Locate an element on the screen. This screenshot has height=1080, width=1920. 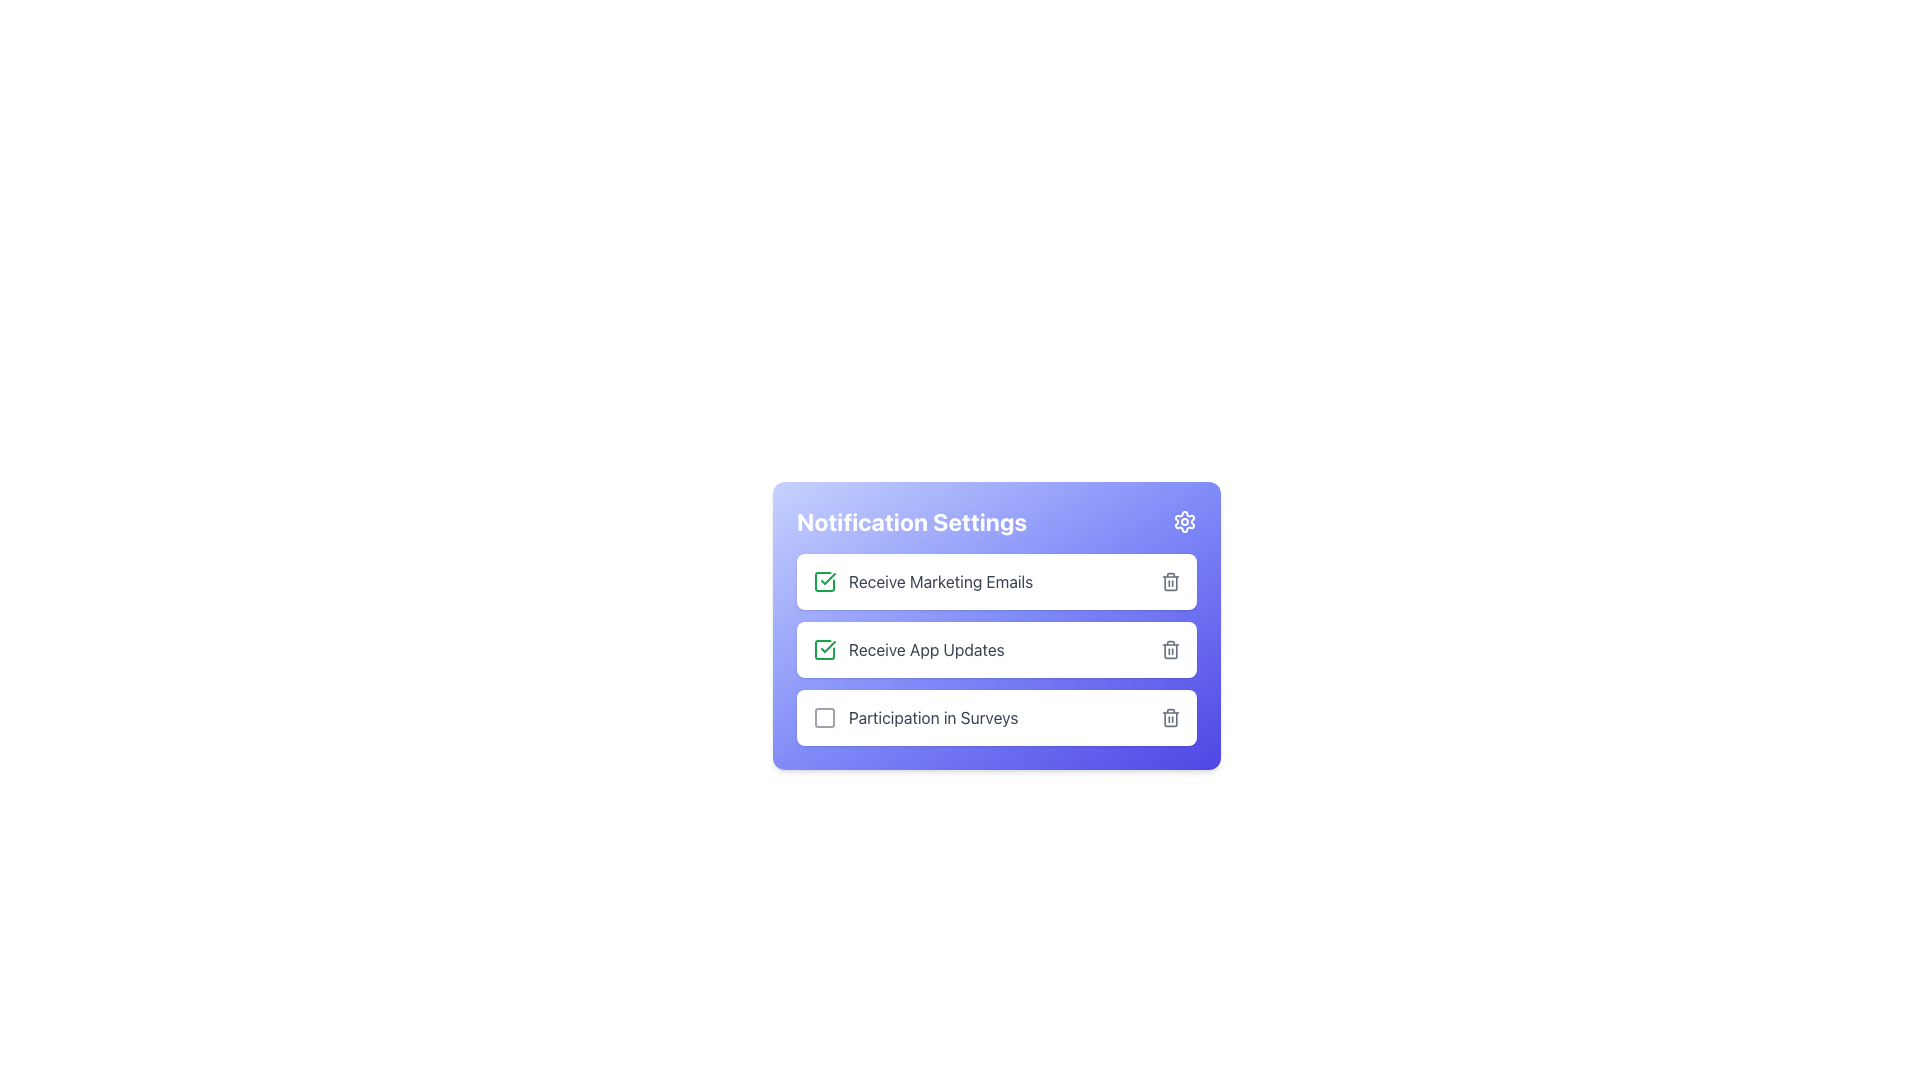
the delete button located in the topmost notification row labeled 'Receive Marketing Emails' on the right side is located at coordinates (1171, 582).